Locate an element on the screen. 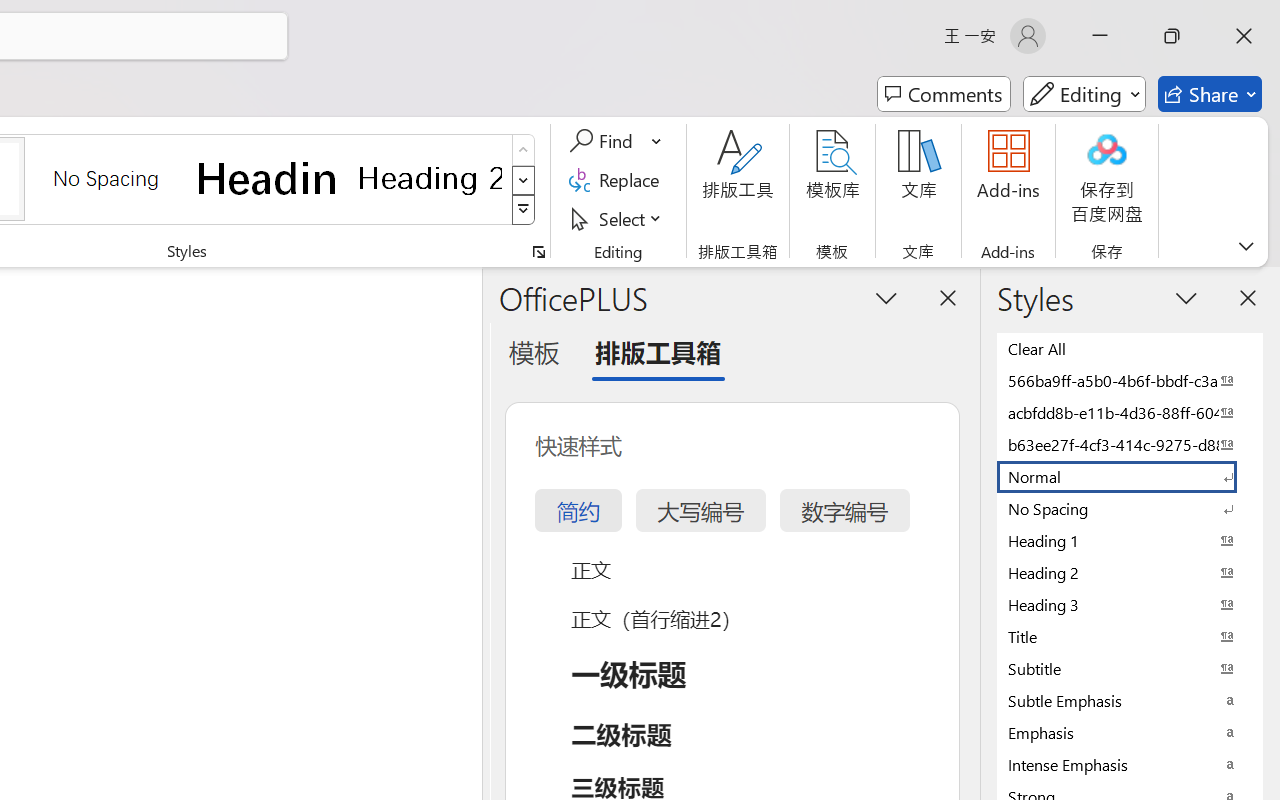  'Row up' is located at coordinates (523, 150).